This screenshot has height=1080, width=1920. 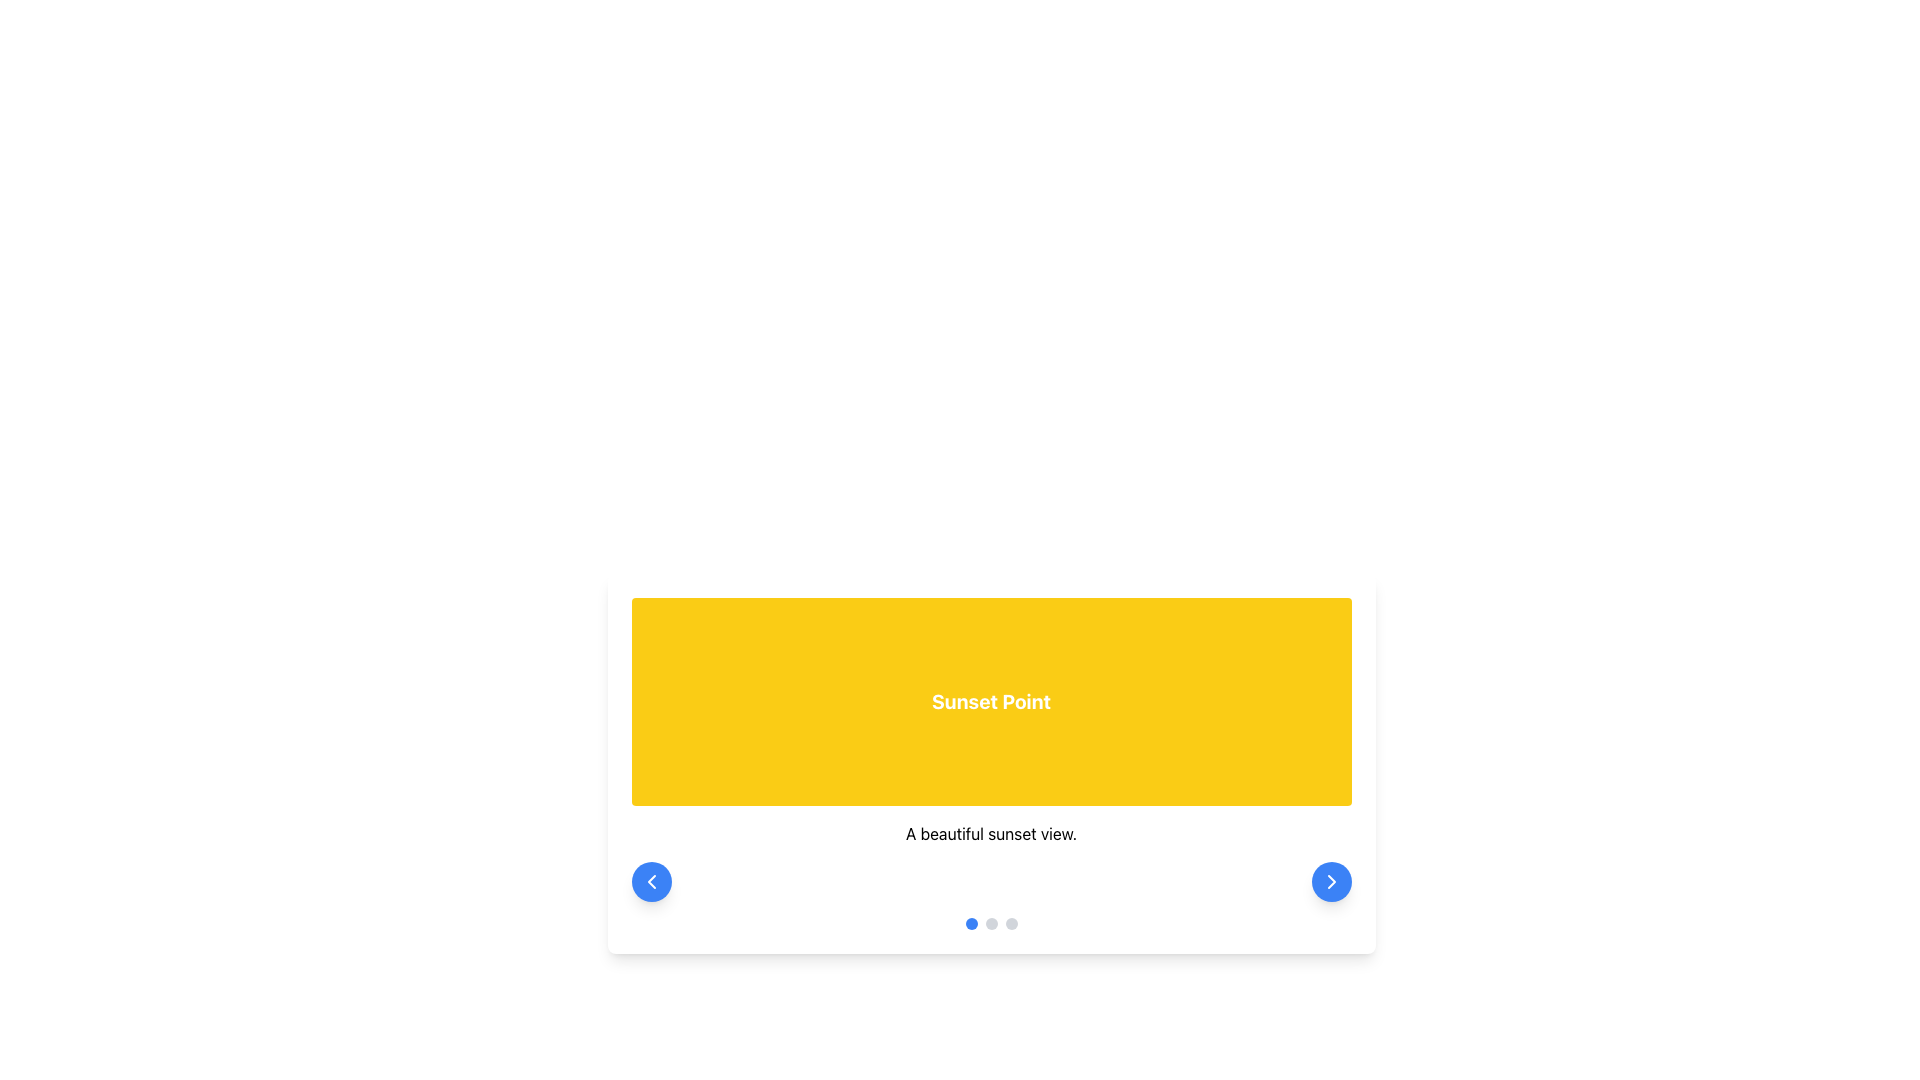 What do you see at coordinates (991, 924) in the screenshot?
I see `the blue circular indicator of the pagination at the bottom-center of the card, which is located below the text 'A beautiful sunset view'` at bounding box center [991, 924].